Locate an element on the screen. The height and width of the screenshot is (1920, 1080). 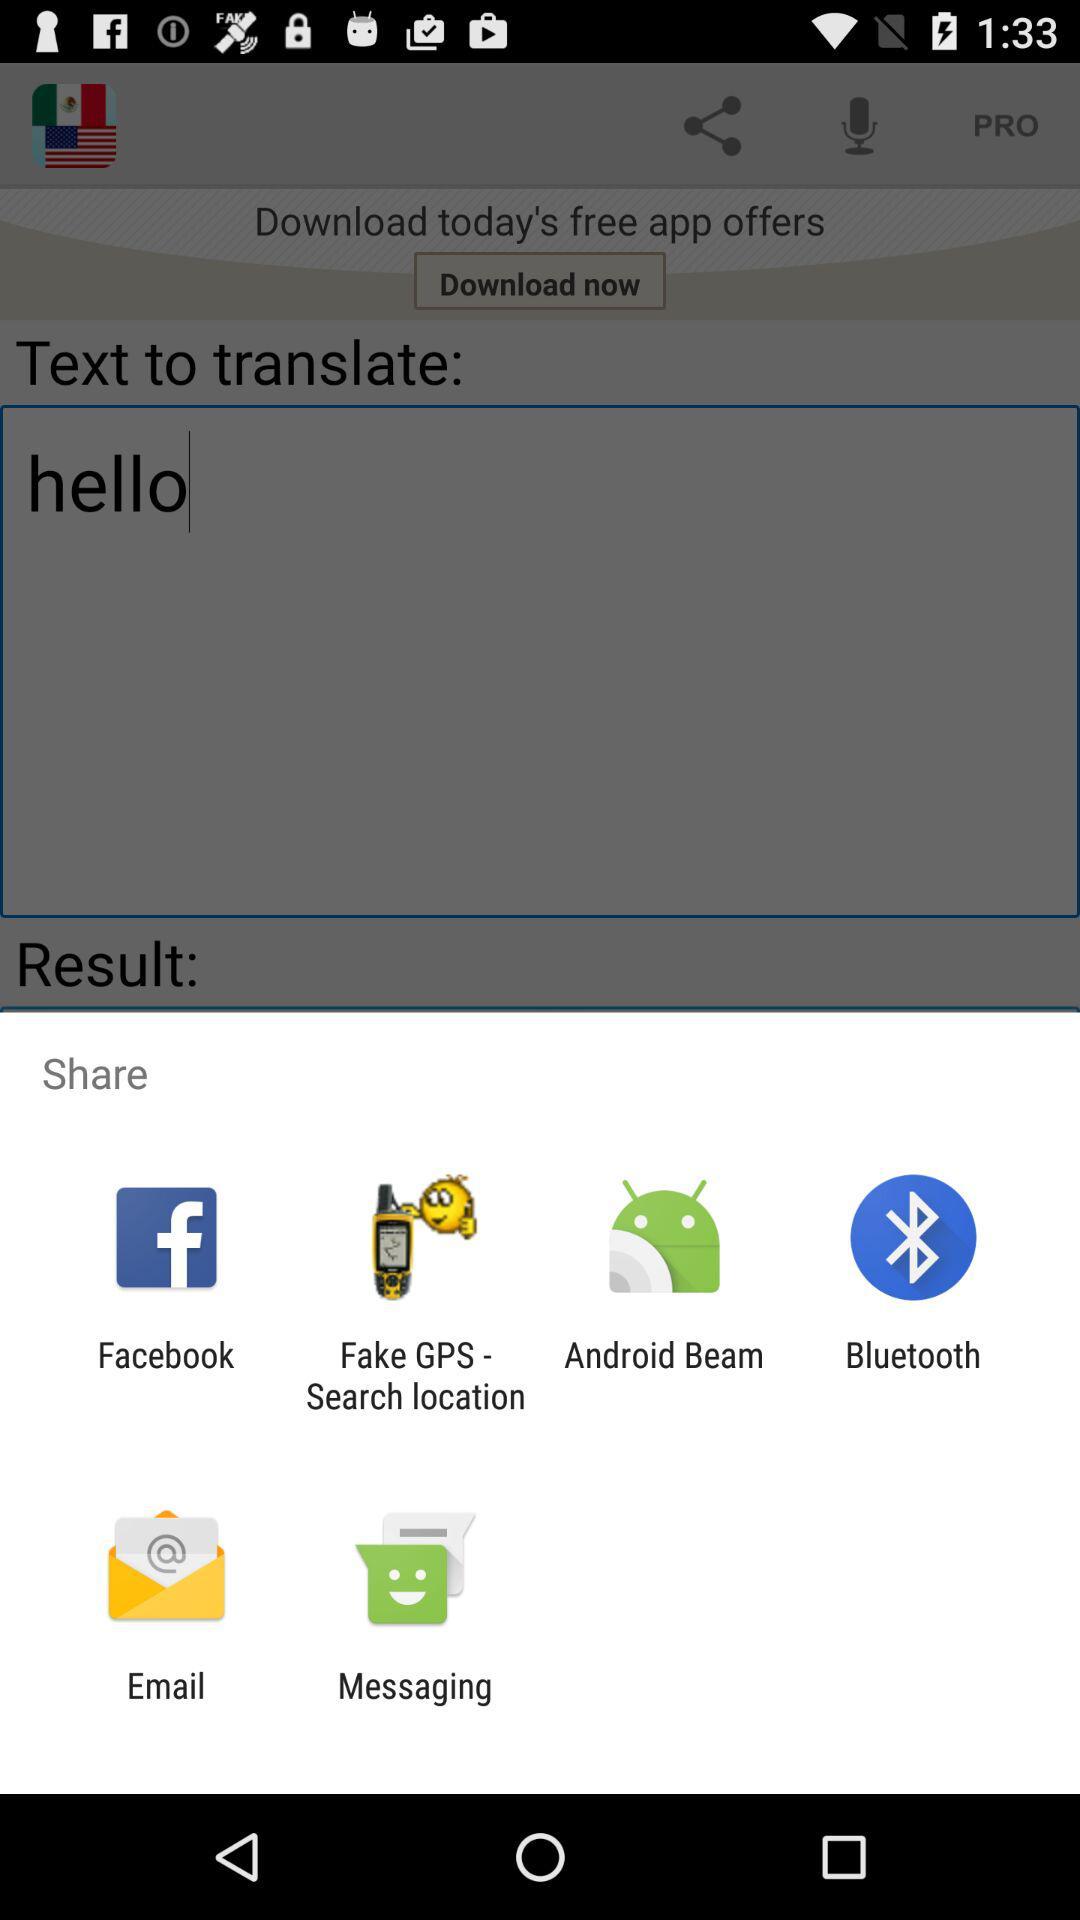
app to the right of the facebook item is located at coordinates (414, 1374).